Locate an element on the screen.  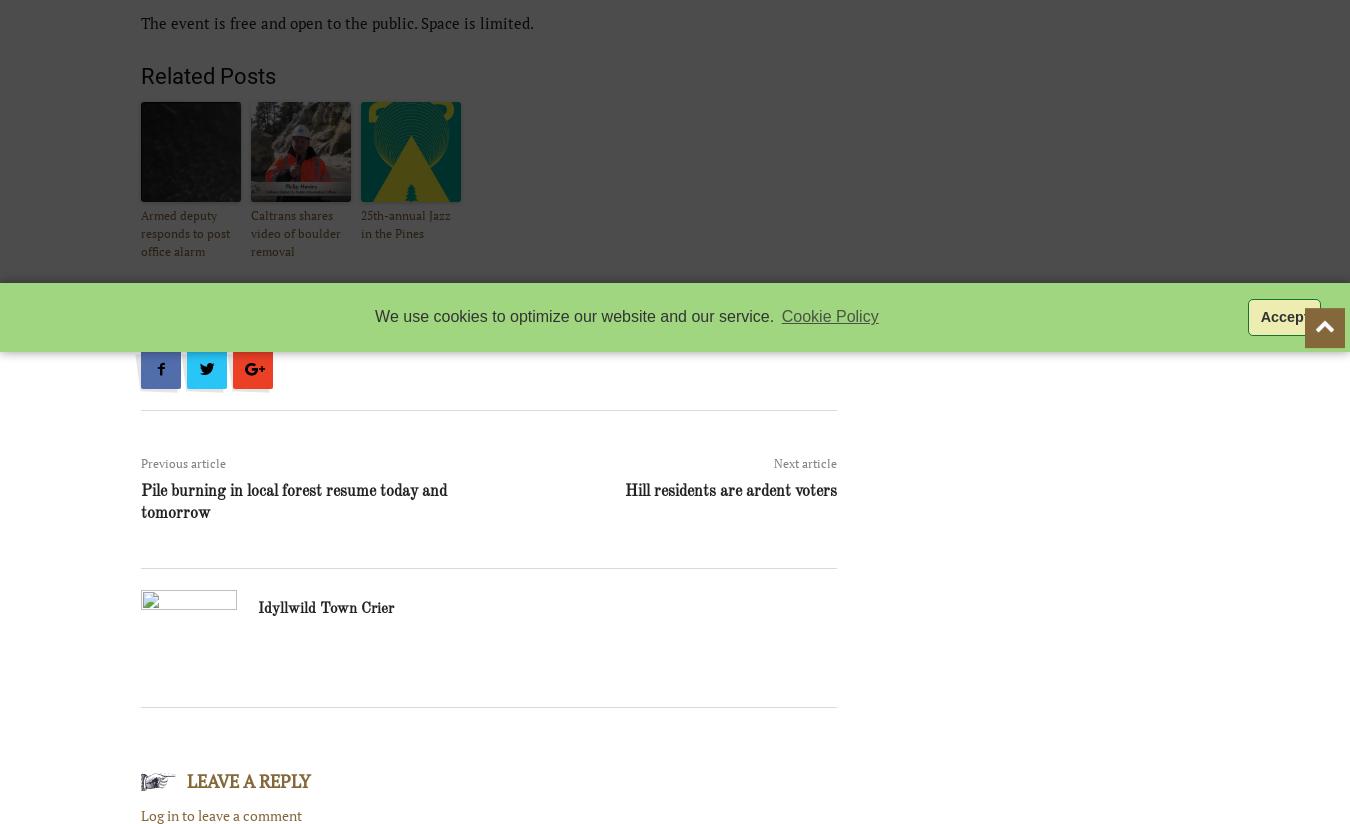
'Pile burning in local forest resume today and tomorrow' is located at coordinates (293, 501).